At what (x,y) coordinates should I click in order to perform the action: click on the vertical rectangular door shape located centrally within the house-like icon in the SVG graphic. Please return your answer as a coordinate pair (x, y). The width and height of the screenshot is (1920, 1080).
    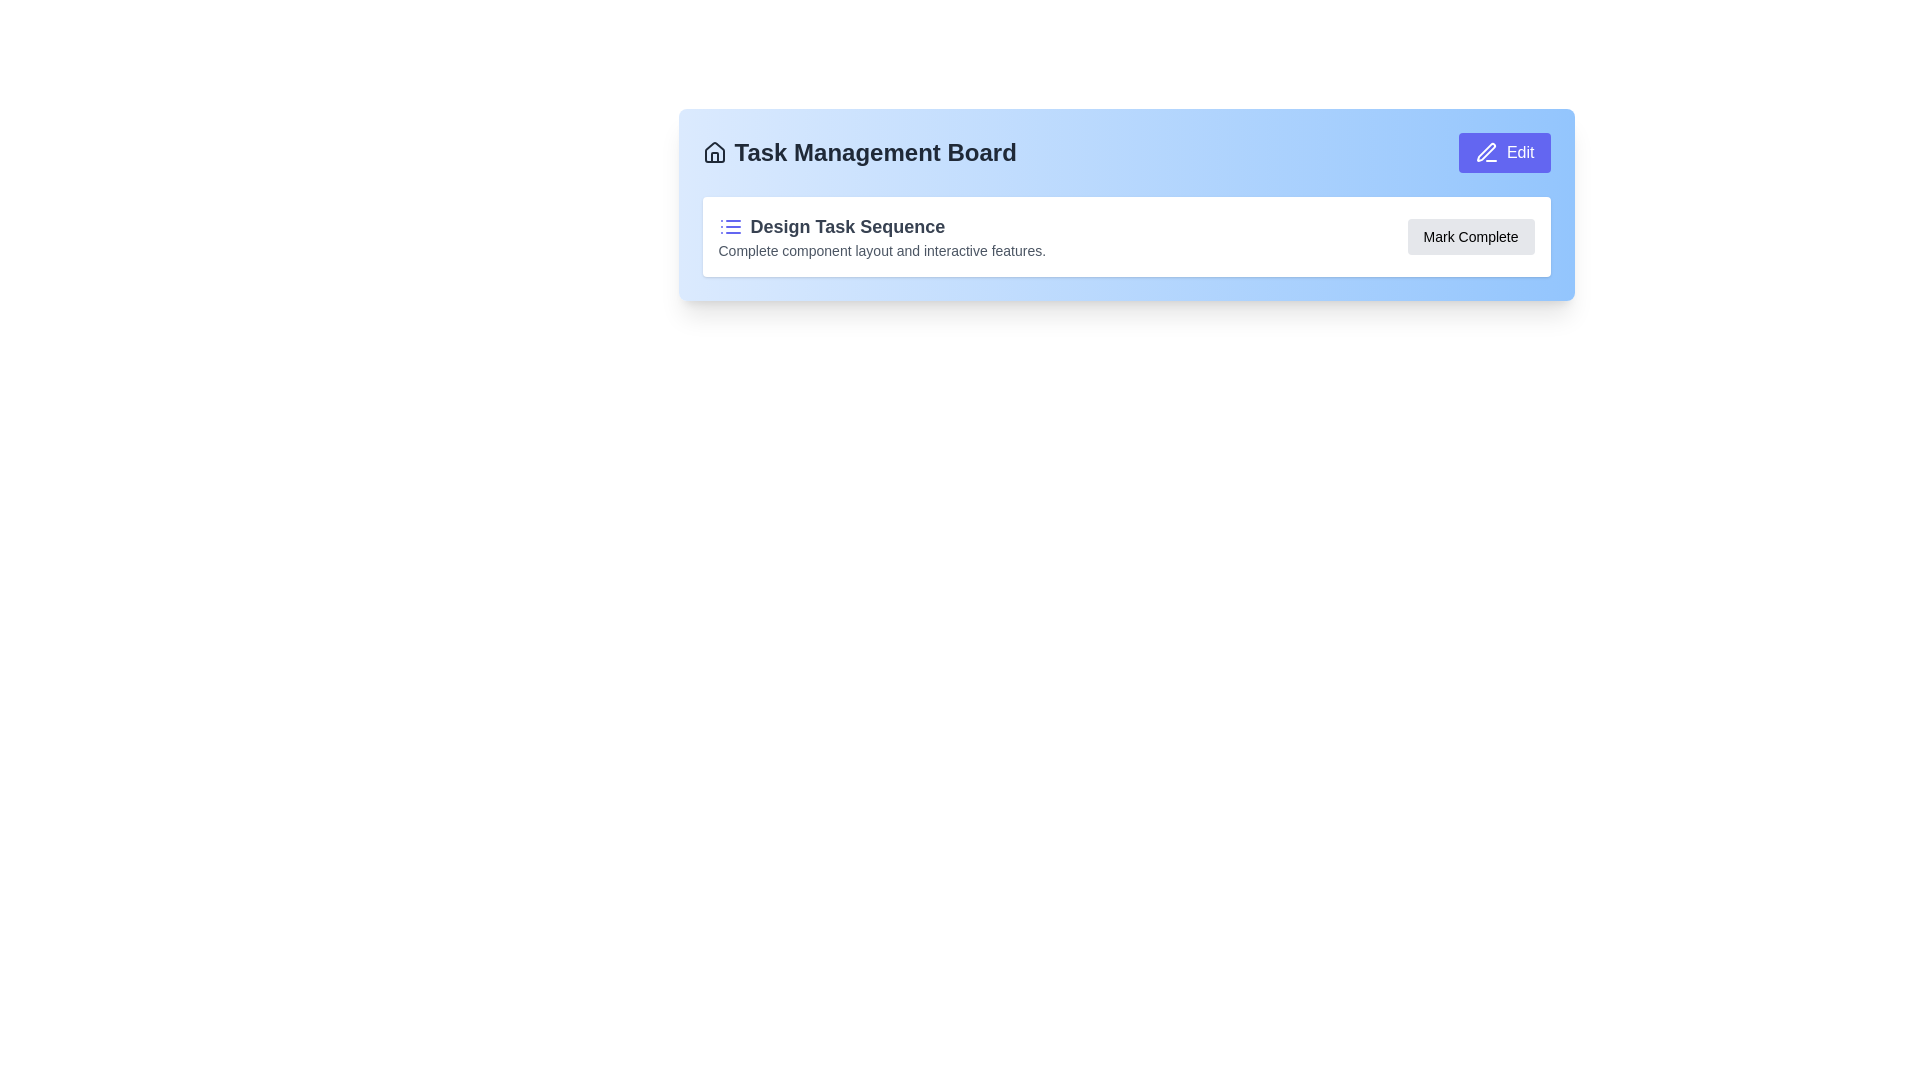
    Looking at the image, I should click on (714, 156).